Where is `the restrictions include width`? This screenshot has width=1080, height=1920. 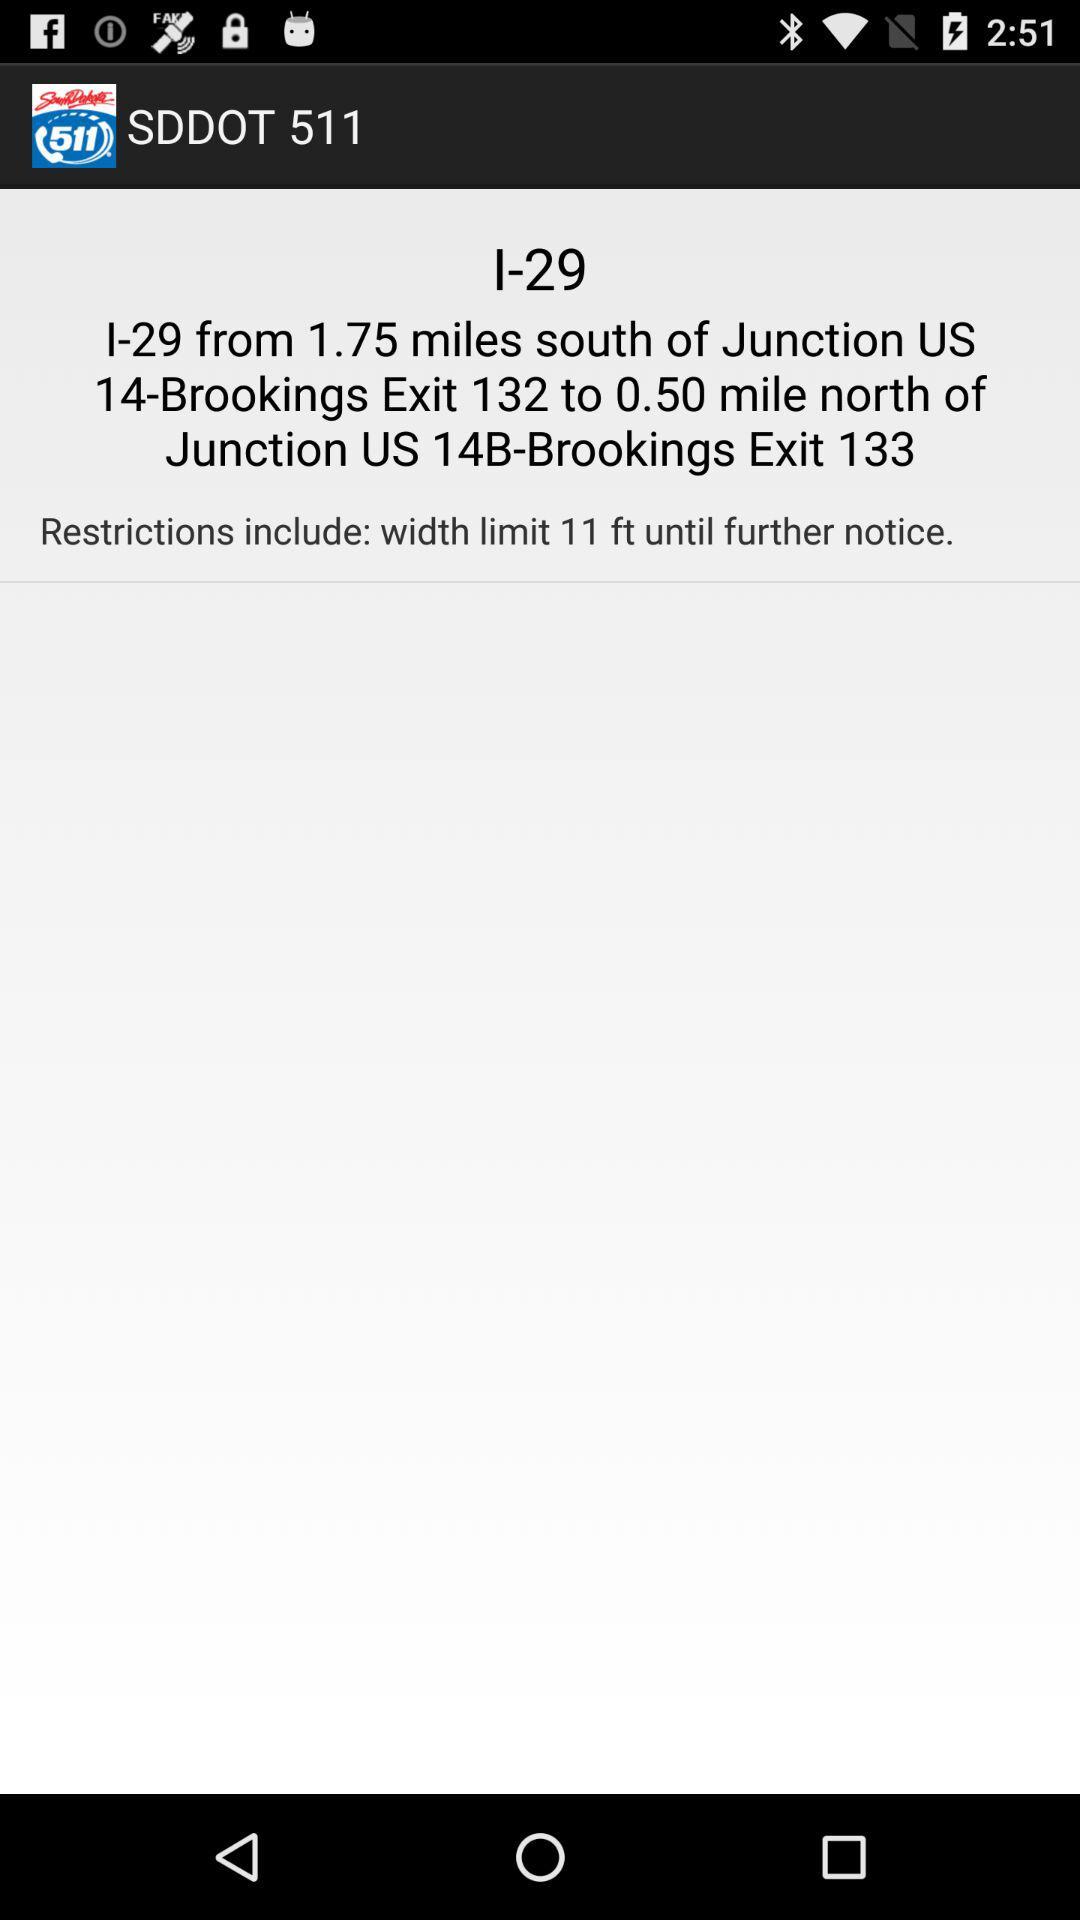
the restrictions include width is located at coordinates (496, 530).